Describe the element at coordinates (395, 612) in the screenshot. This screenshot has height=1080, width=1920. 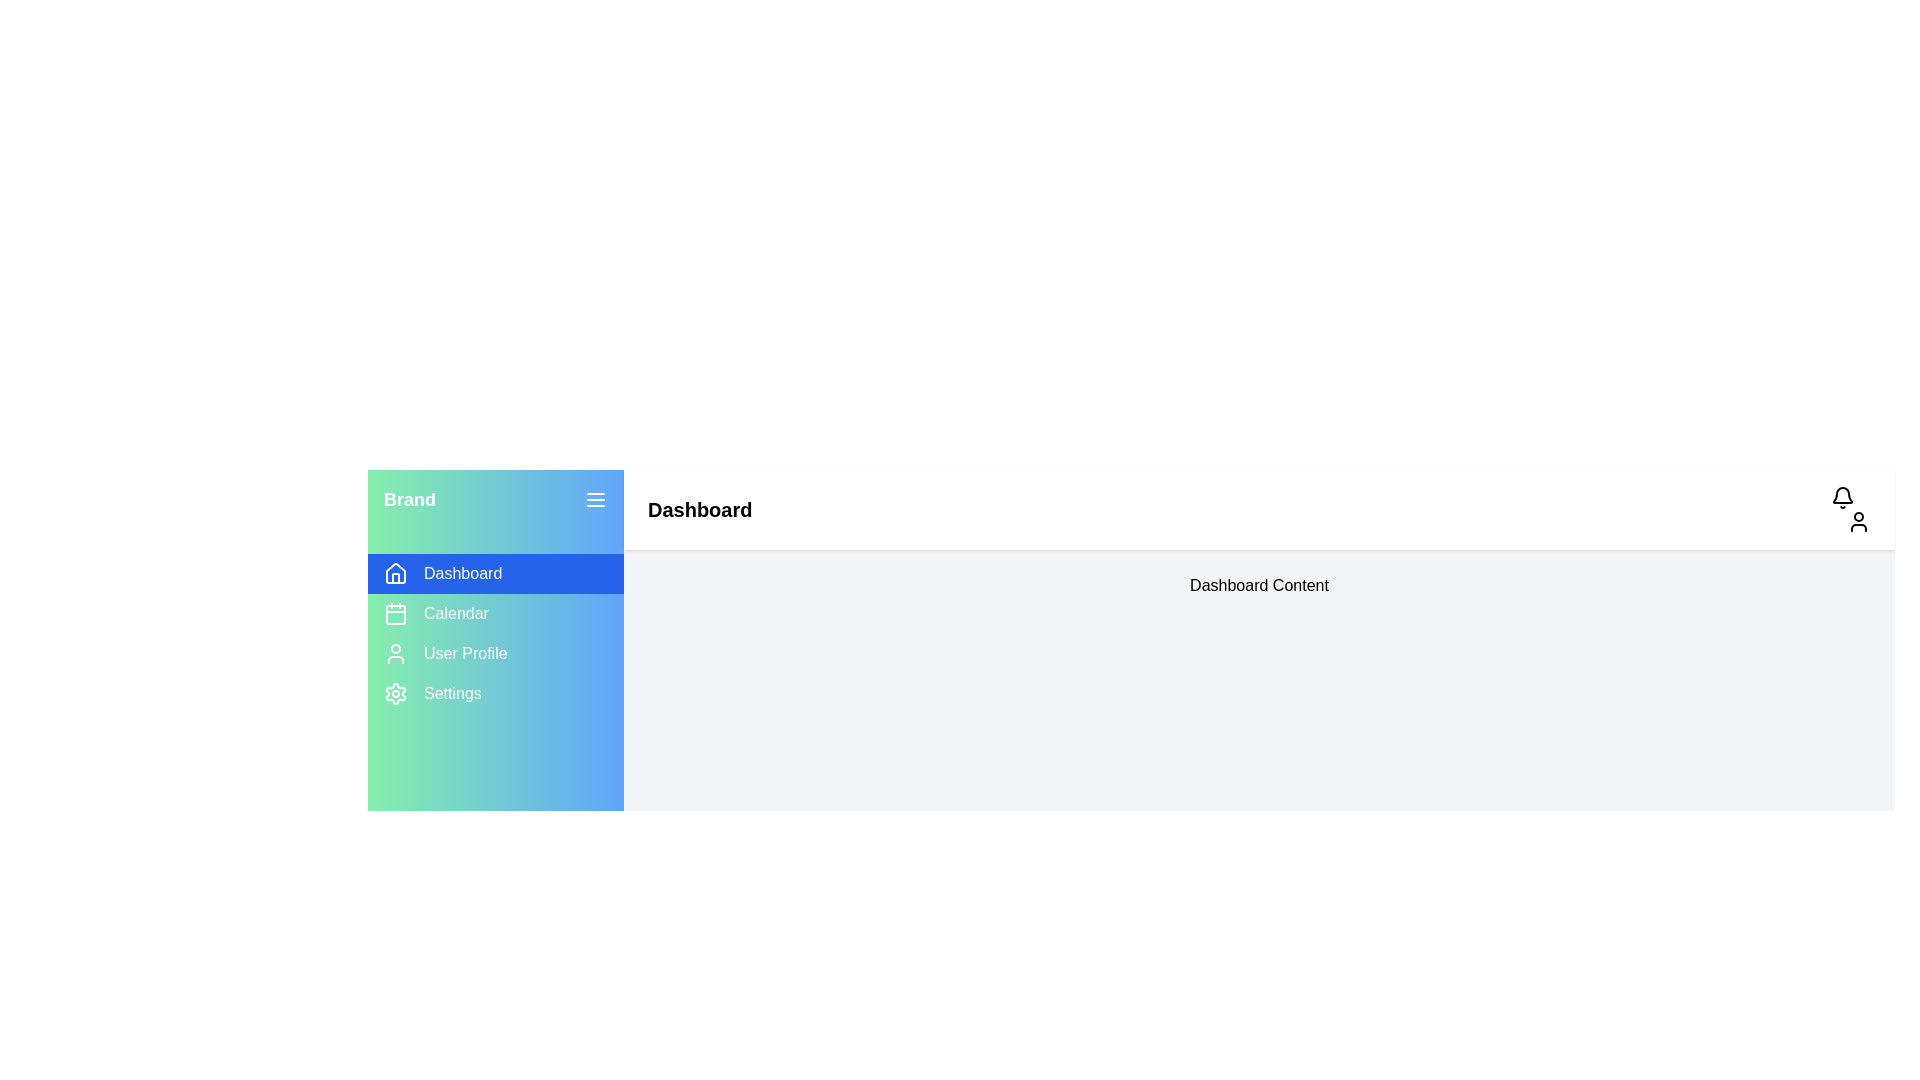
I see `the calendar icon located to the left of the 'Calendar' text in the vertical navigation menu` at that location.